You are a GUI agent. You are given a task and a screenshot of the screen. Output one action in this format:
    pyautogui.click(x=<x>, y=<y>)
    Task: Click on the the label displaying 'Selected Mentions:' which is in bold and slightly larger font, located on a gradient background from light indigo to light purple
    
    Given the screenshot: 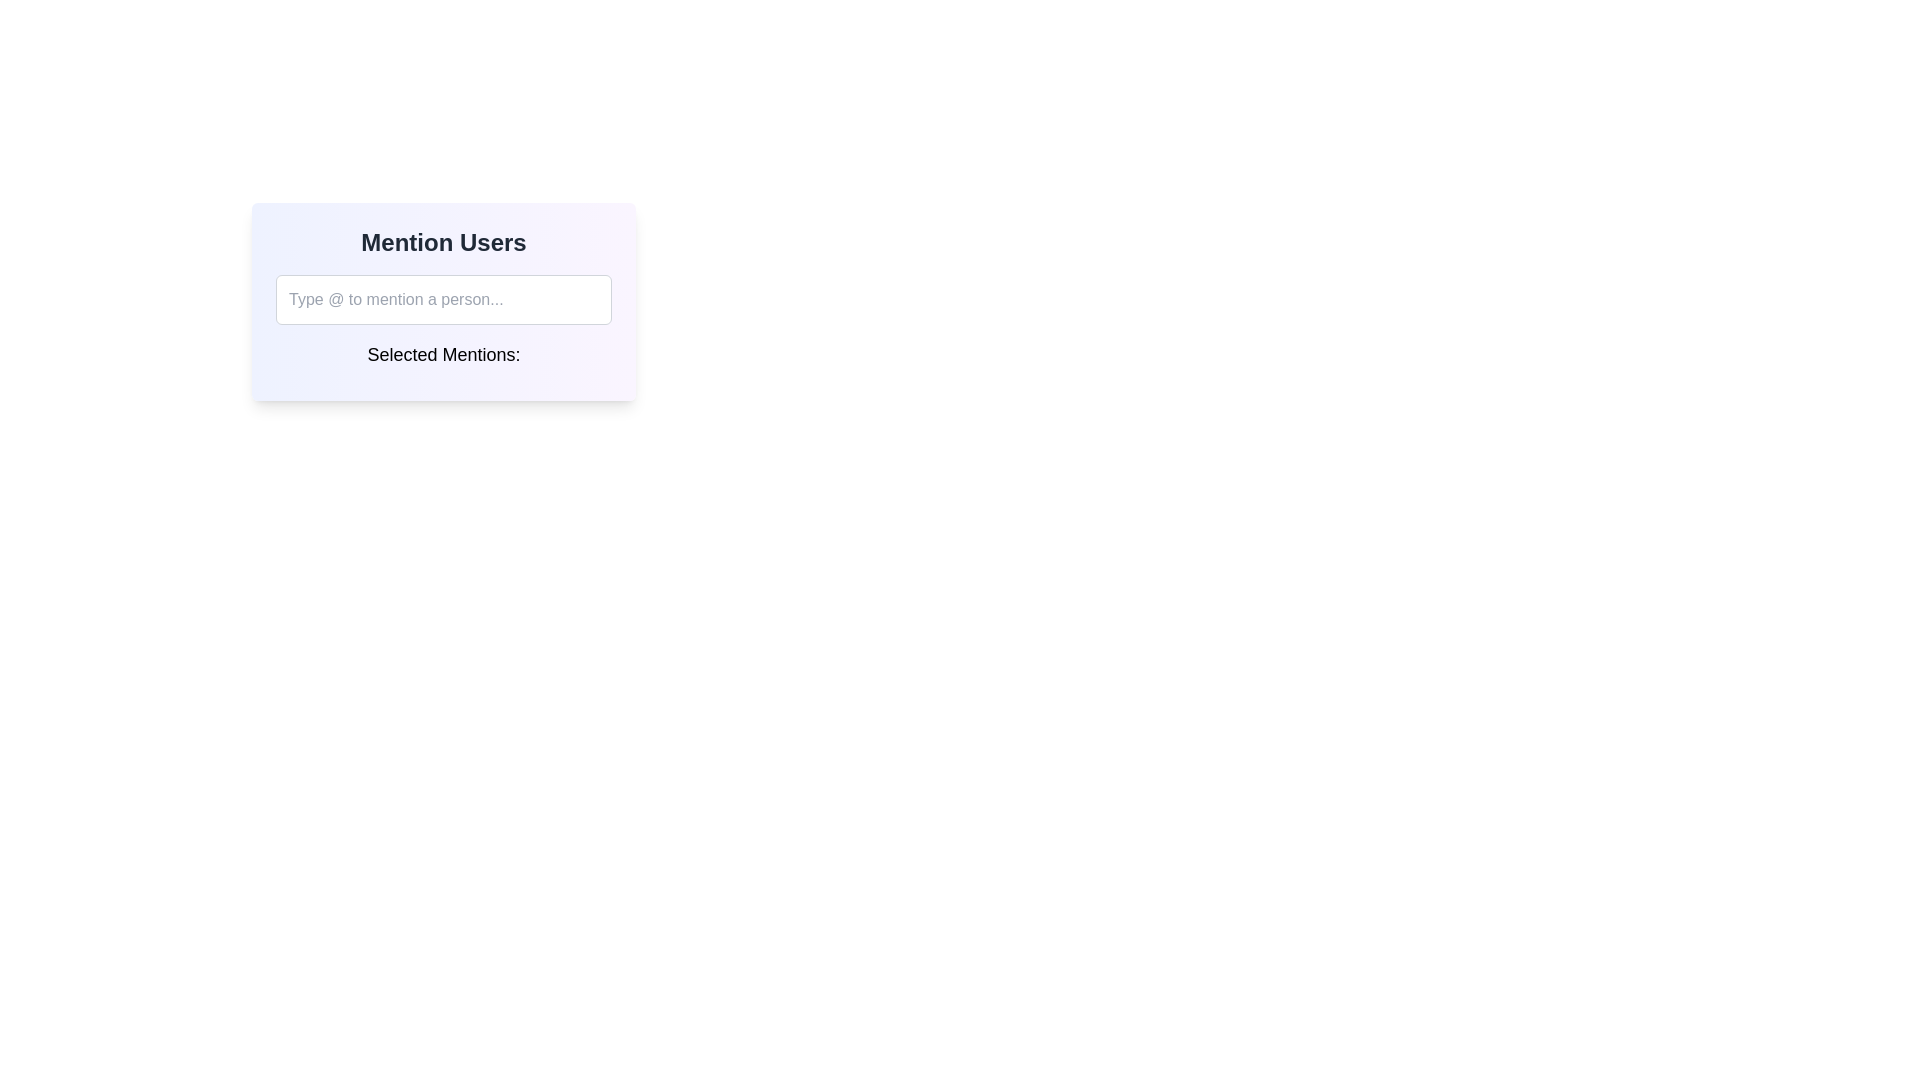 What is the action you would take?
    pyautogui.click(x=443, y=357)
    